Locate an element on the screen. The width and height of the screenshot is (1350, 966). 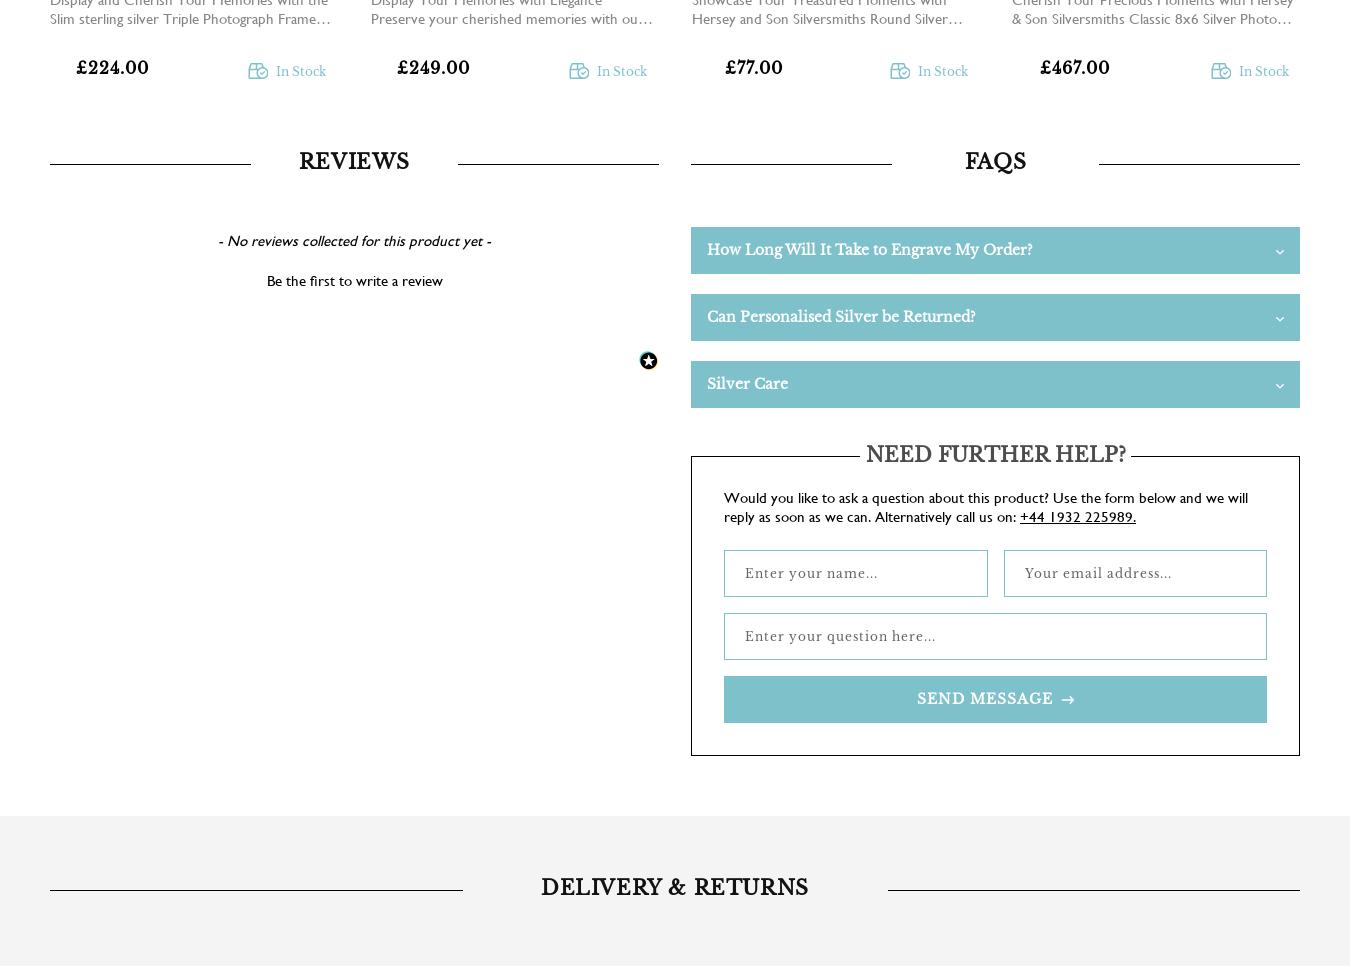
'£224.00' is located at coordinates (111, 68).